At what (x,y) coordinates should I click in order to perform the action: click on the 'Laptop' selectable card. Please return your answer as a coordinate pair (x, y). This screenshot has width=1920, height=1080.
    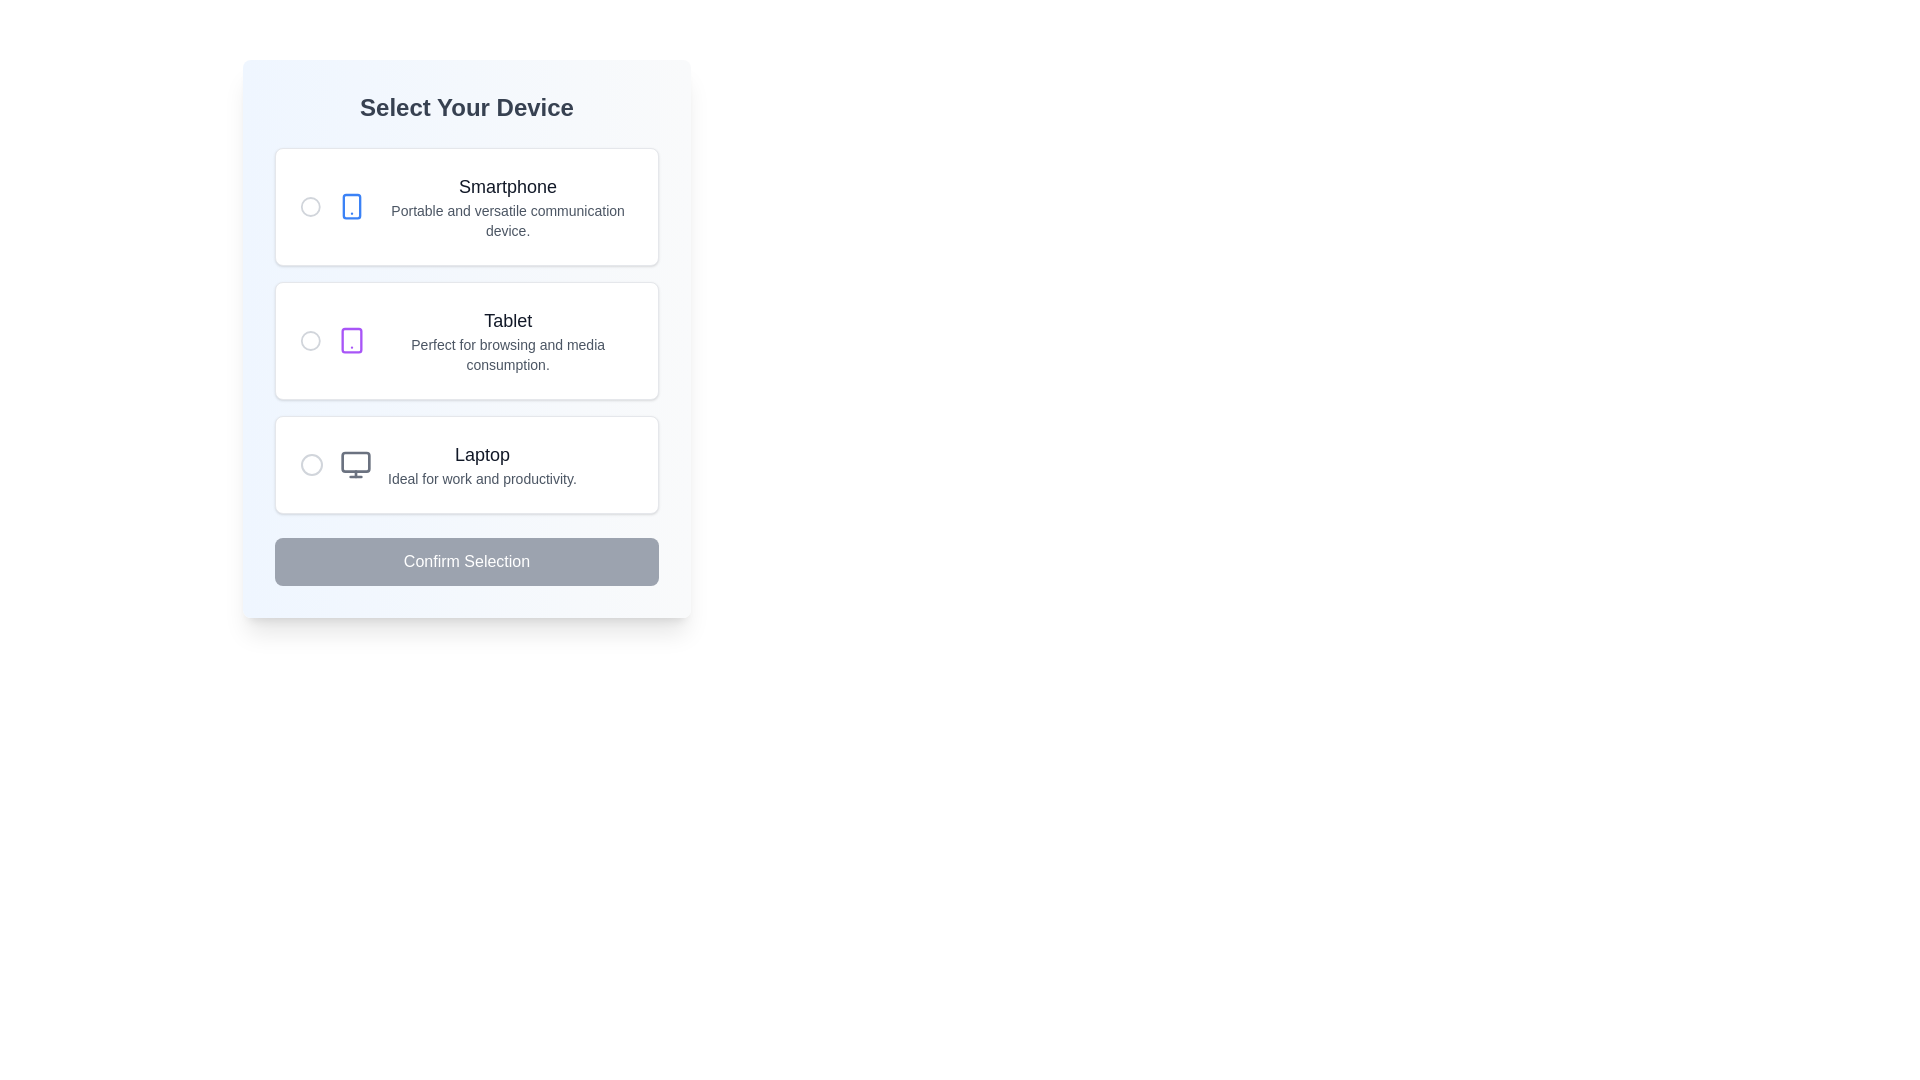
    Looking at the image, I should click on (465, 465).